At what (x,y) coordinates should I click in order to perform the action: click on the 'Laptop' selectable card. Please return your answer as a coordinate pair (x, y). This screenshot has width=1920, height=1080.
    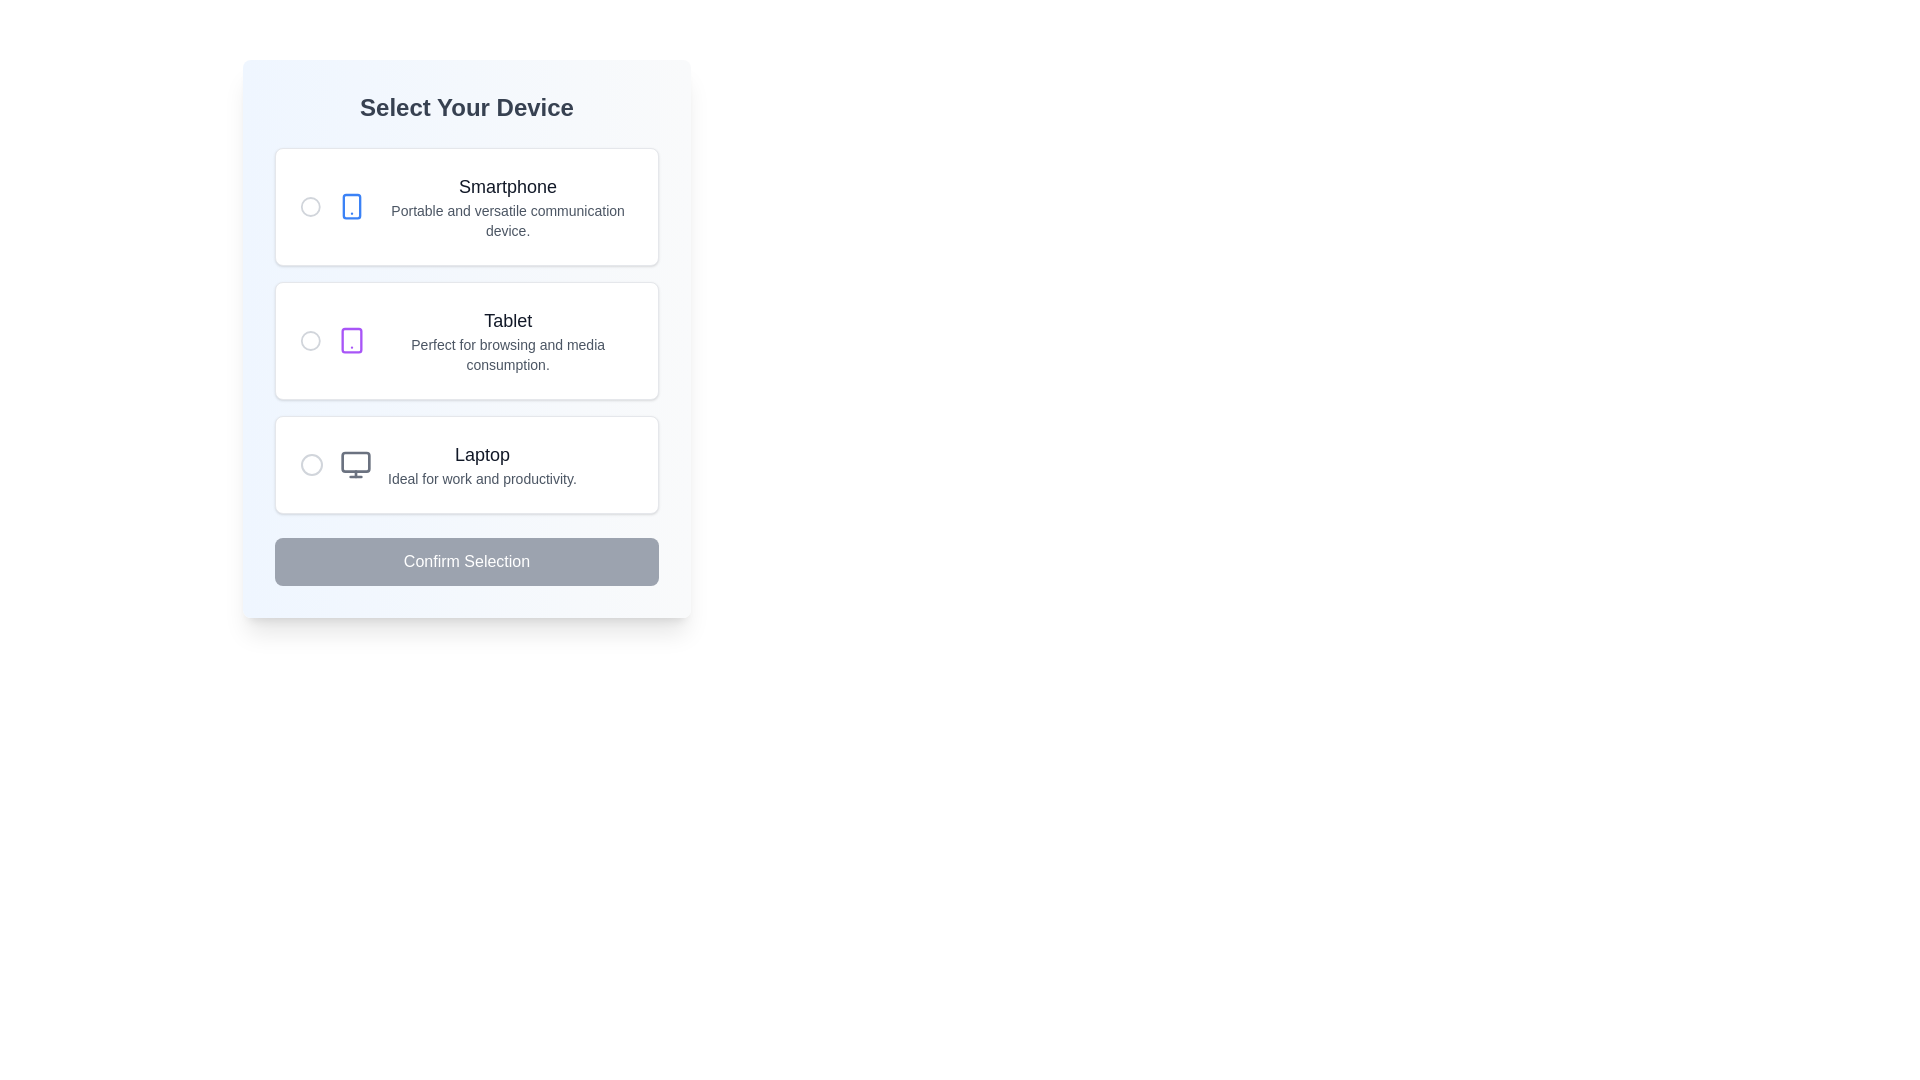
    Looking at the image, I should click on (465, 465).